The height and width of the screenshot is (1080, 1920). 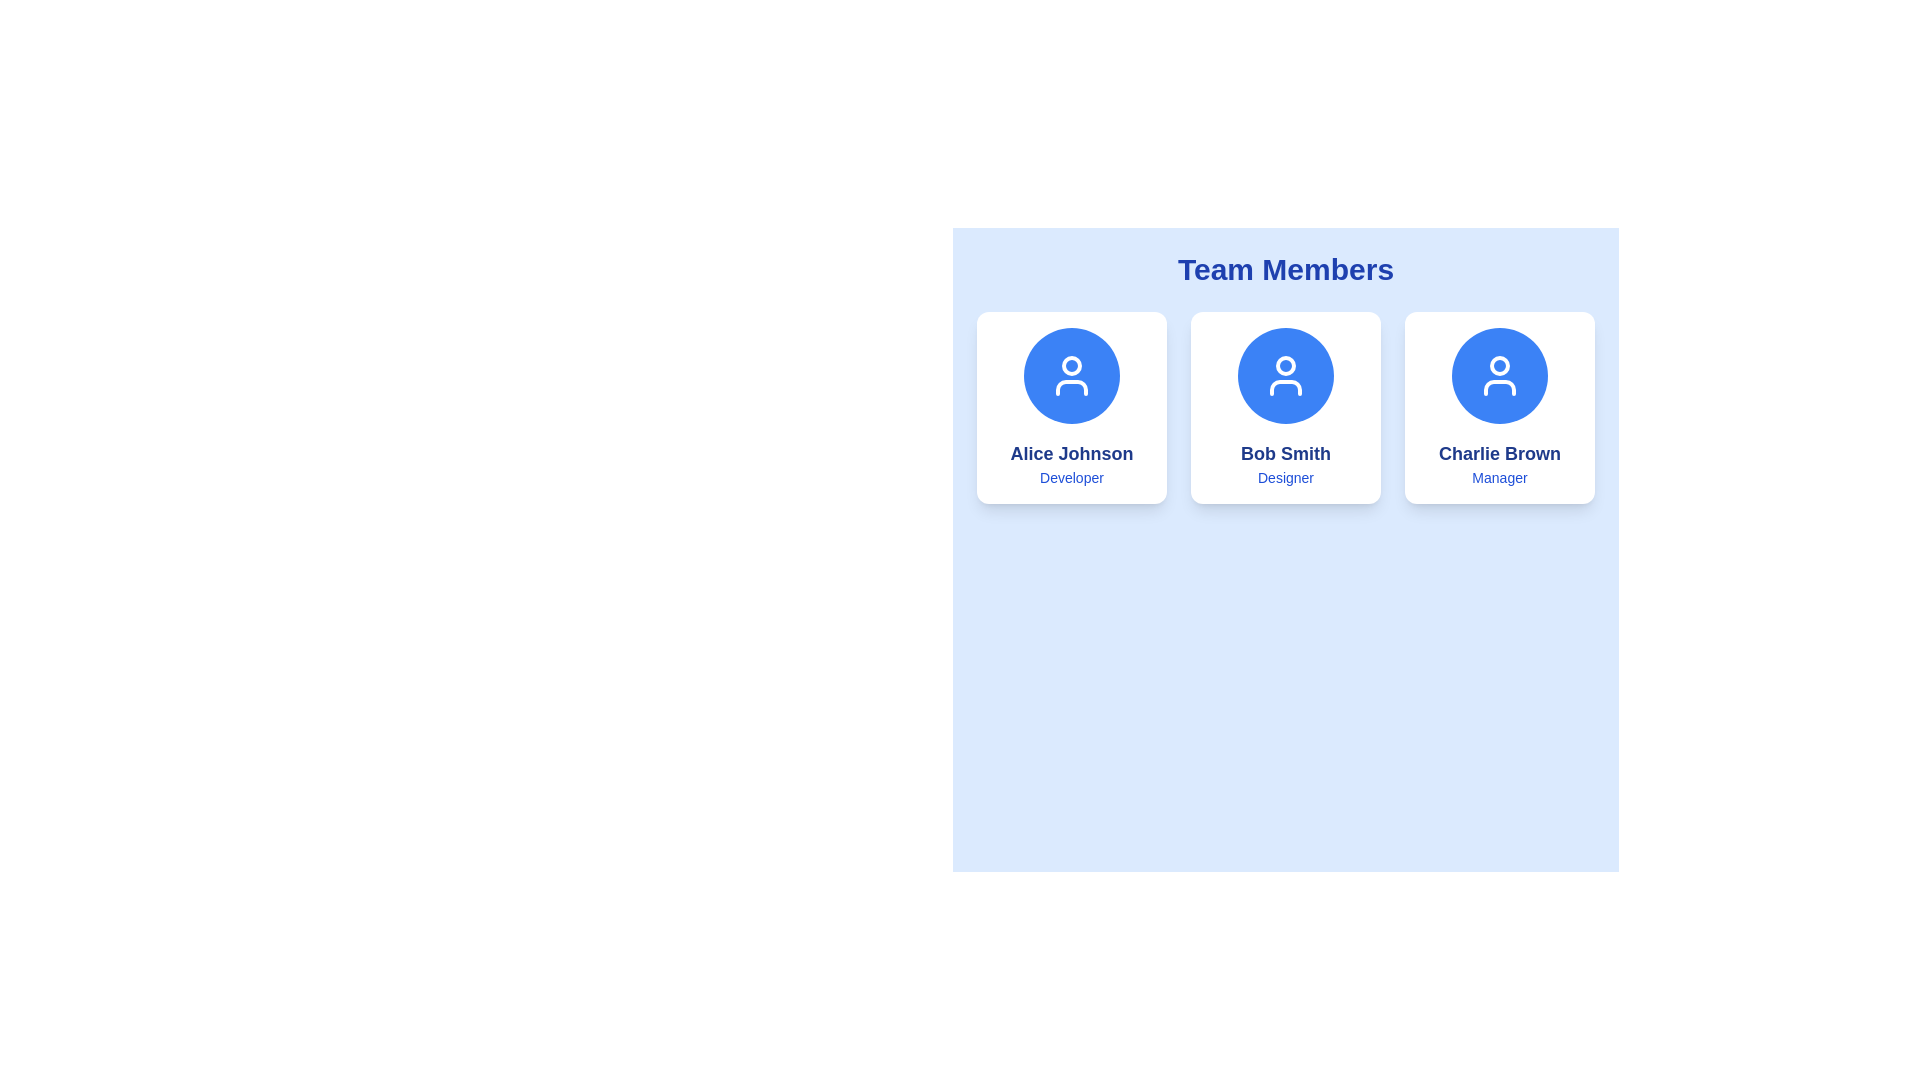 What do you see at coordinates (1499, 454) in the screenshot?
I see `the bold blue text label displaying 'Charlie Brown', which is located in the third card under the 'Team Members' heading, positioned below a user icon and above the 'Manager' text` at bounding box center [1499, 454].